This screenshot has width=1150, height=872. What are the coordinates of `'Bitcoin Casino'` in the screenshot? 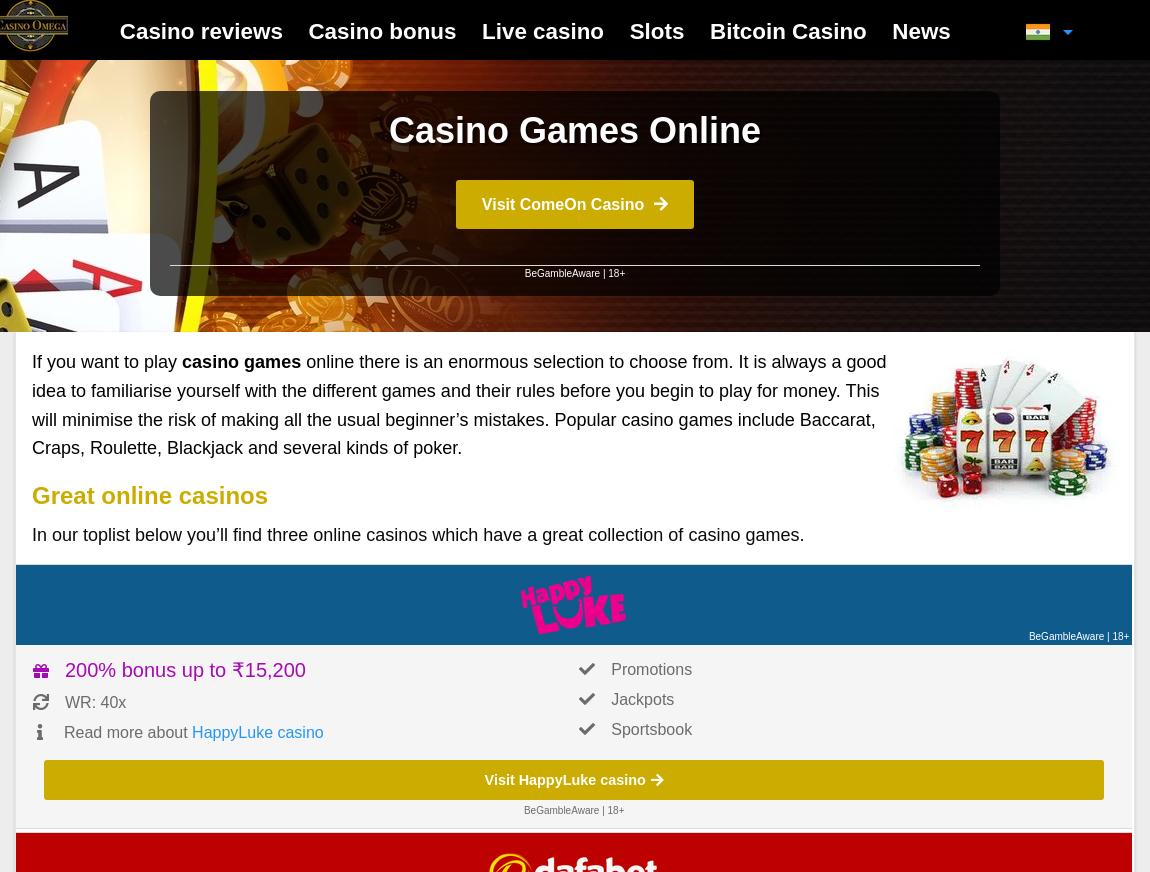 It's located at (786, 29).